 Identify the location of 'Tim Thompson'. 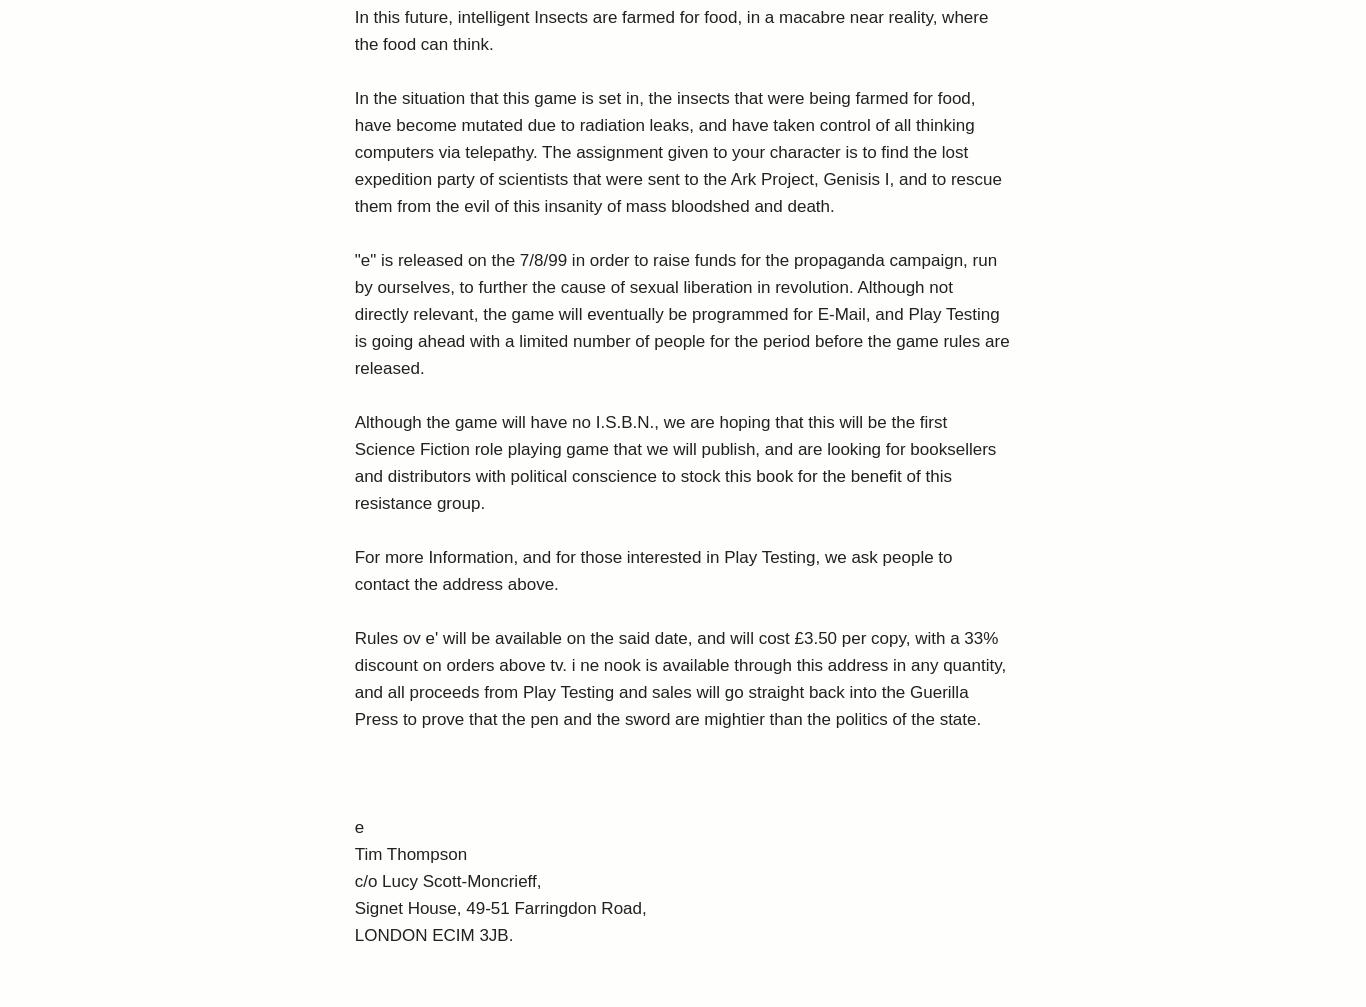
(409, 853).